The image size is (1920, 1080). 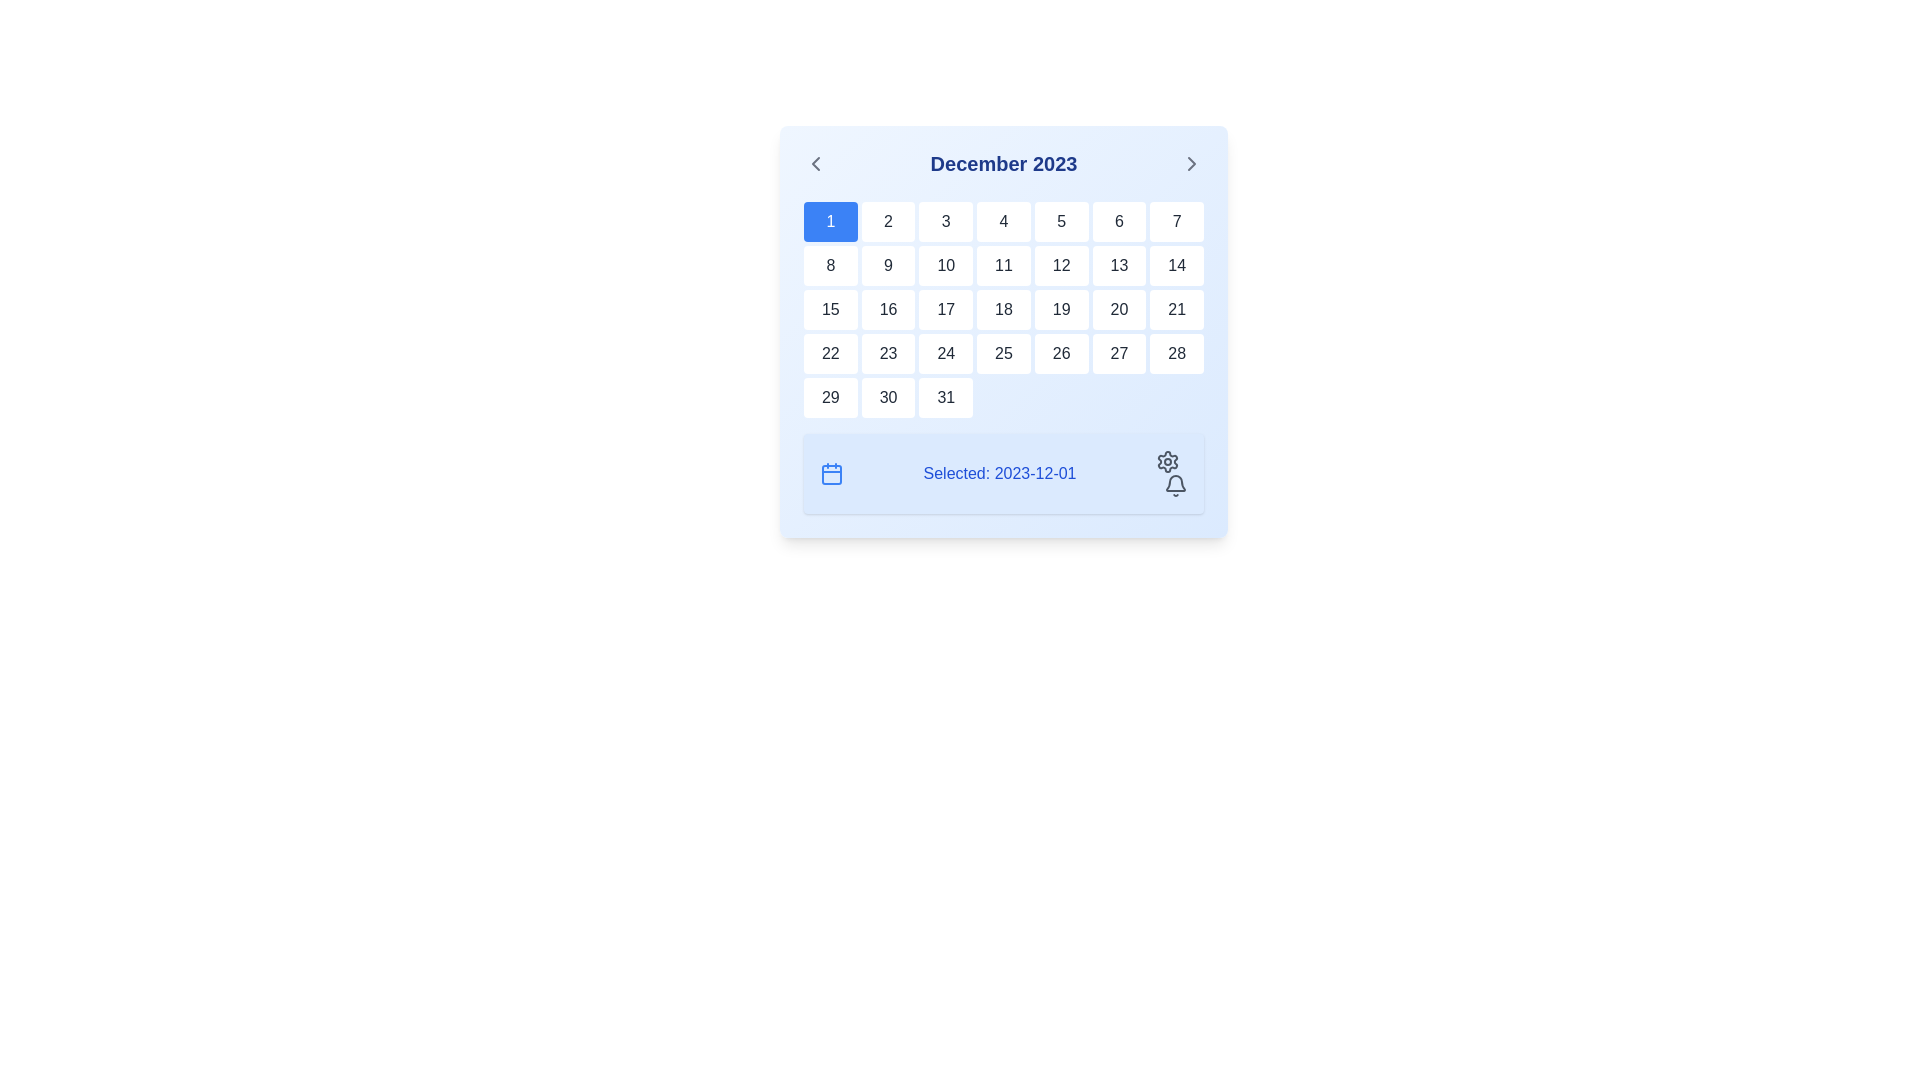 What do you see at coordinates (945, 309) in the screenshot?
I see `the calendar day button displaying the number '17', which is located in the third cell of the third row in the grid layout` at bounding box center [945, 309].